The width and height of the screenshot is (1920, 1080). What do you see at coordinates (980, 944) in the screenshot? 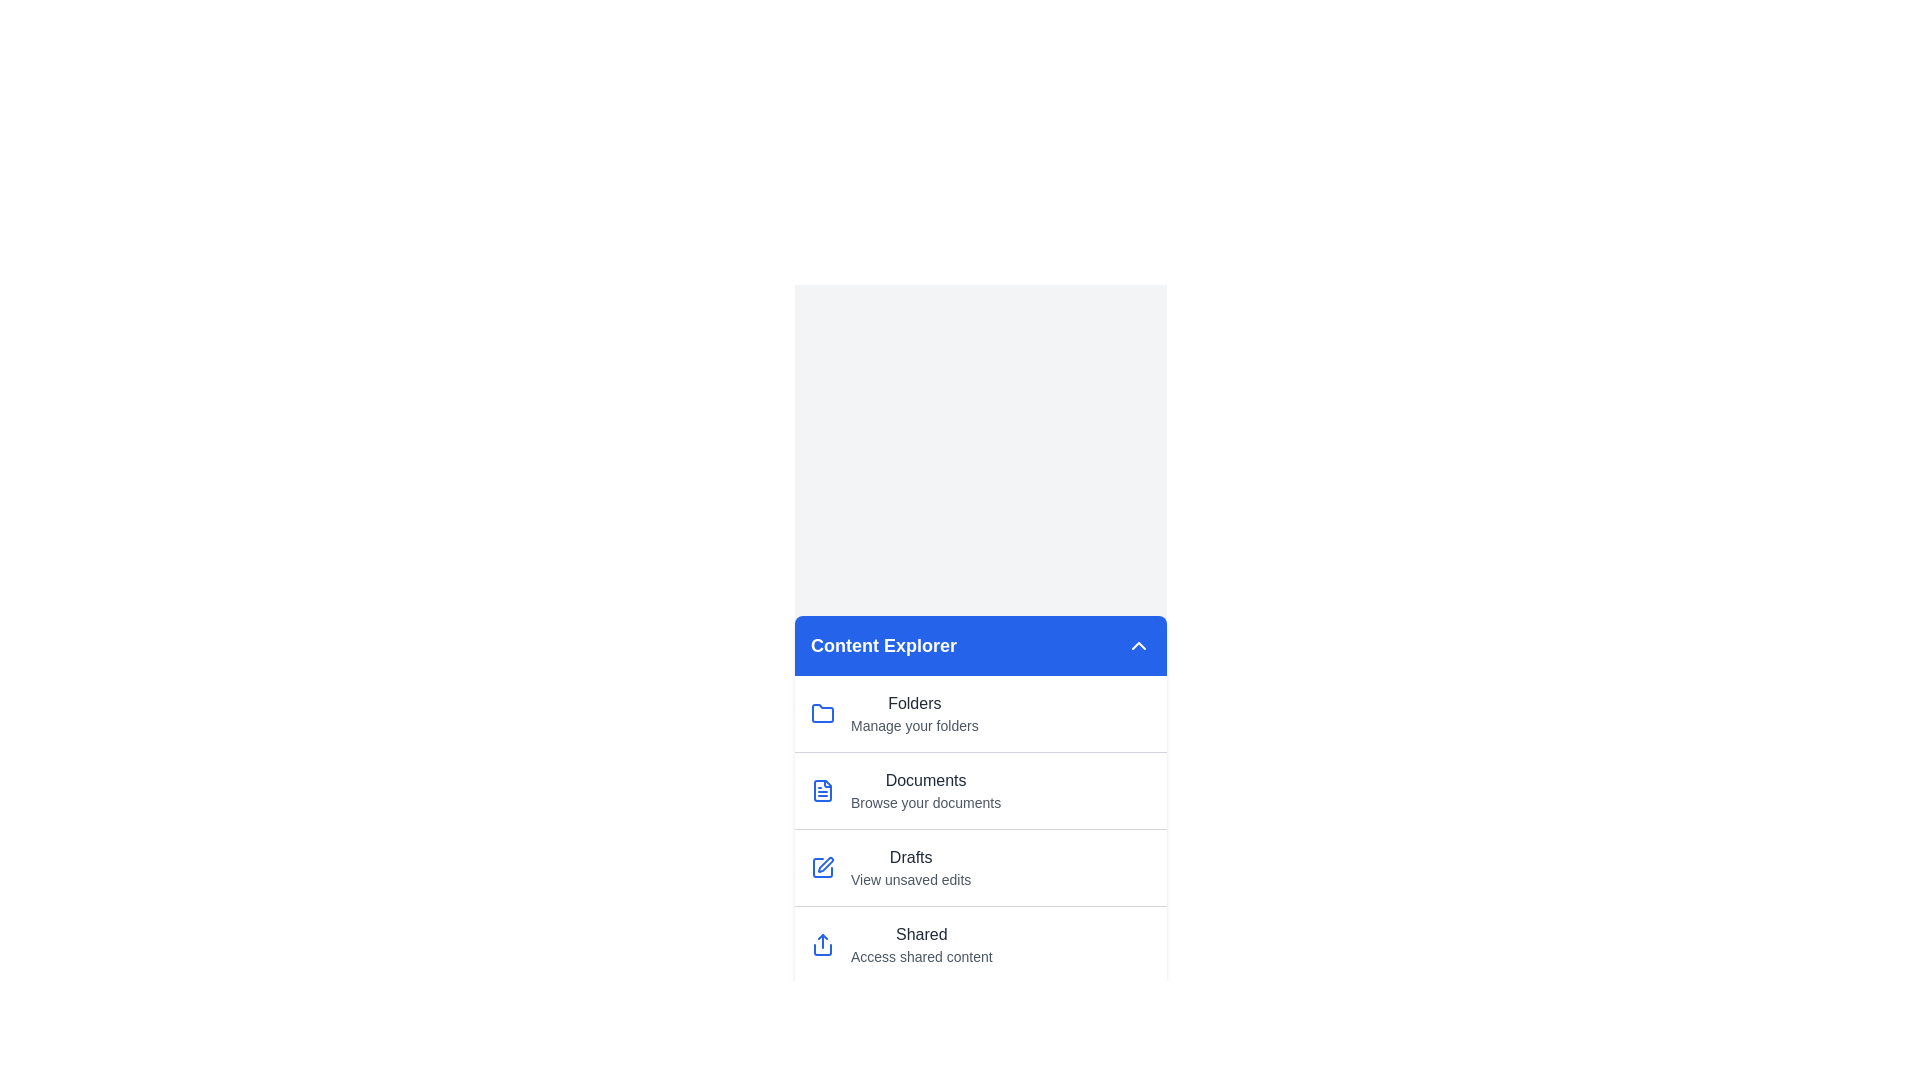
I see `the menu item Shared from the list` at bounding box center [980, 944].